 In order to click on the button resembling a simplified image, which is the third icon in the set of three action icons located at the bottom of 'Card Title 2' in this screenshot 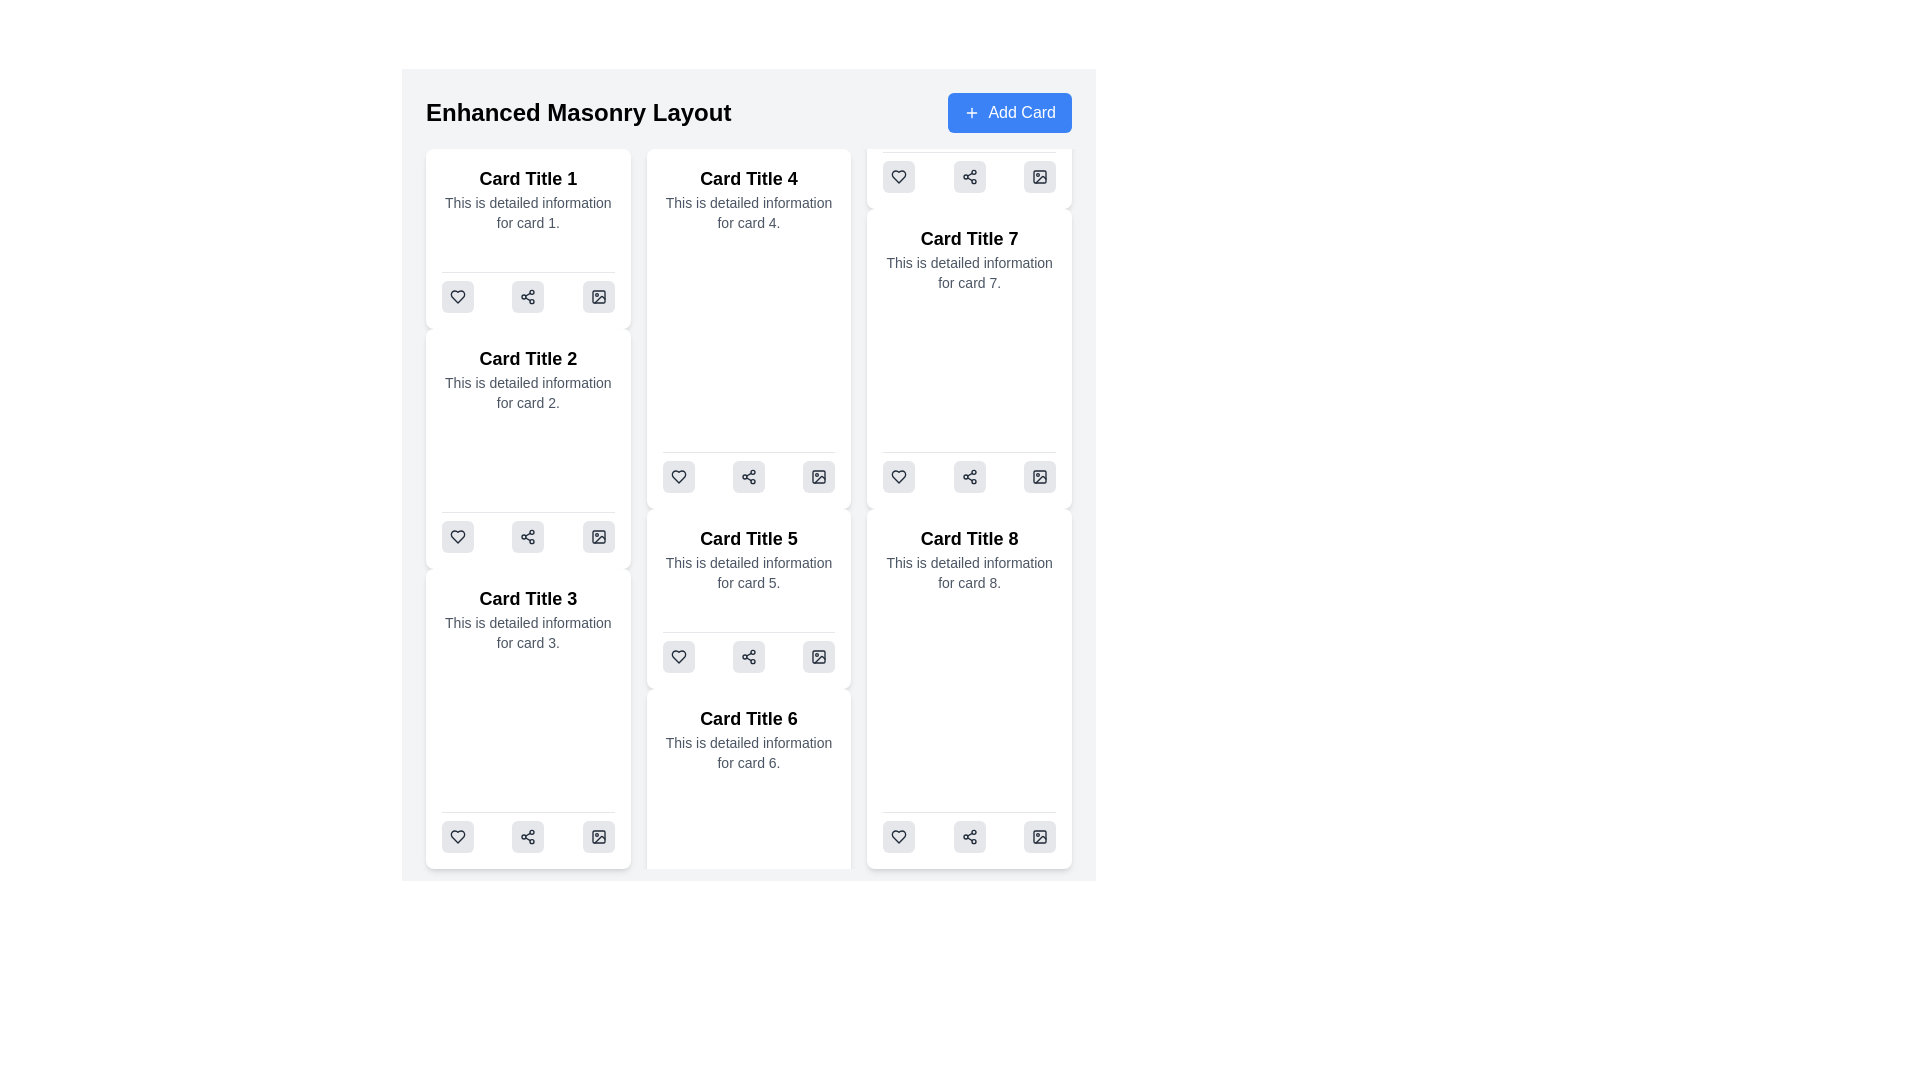, I will do `click(597, 535)`.